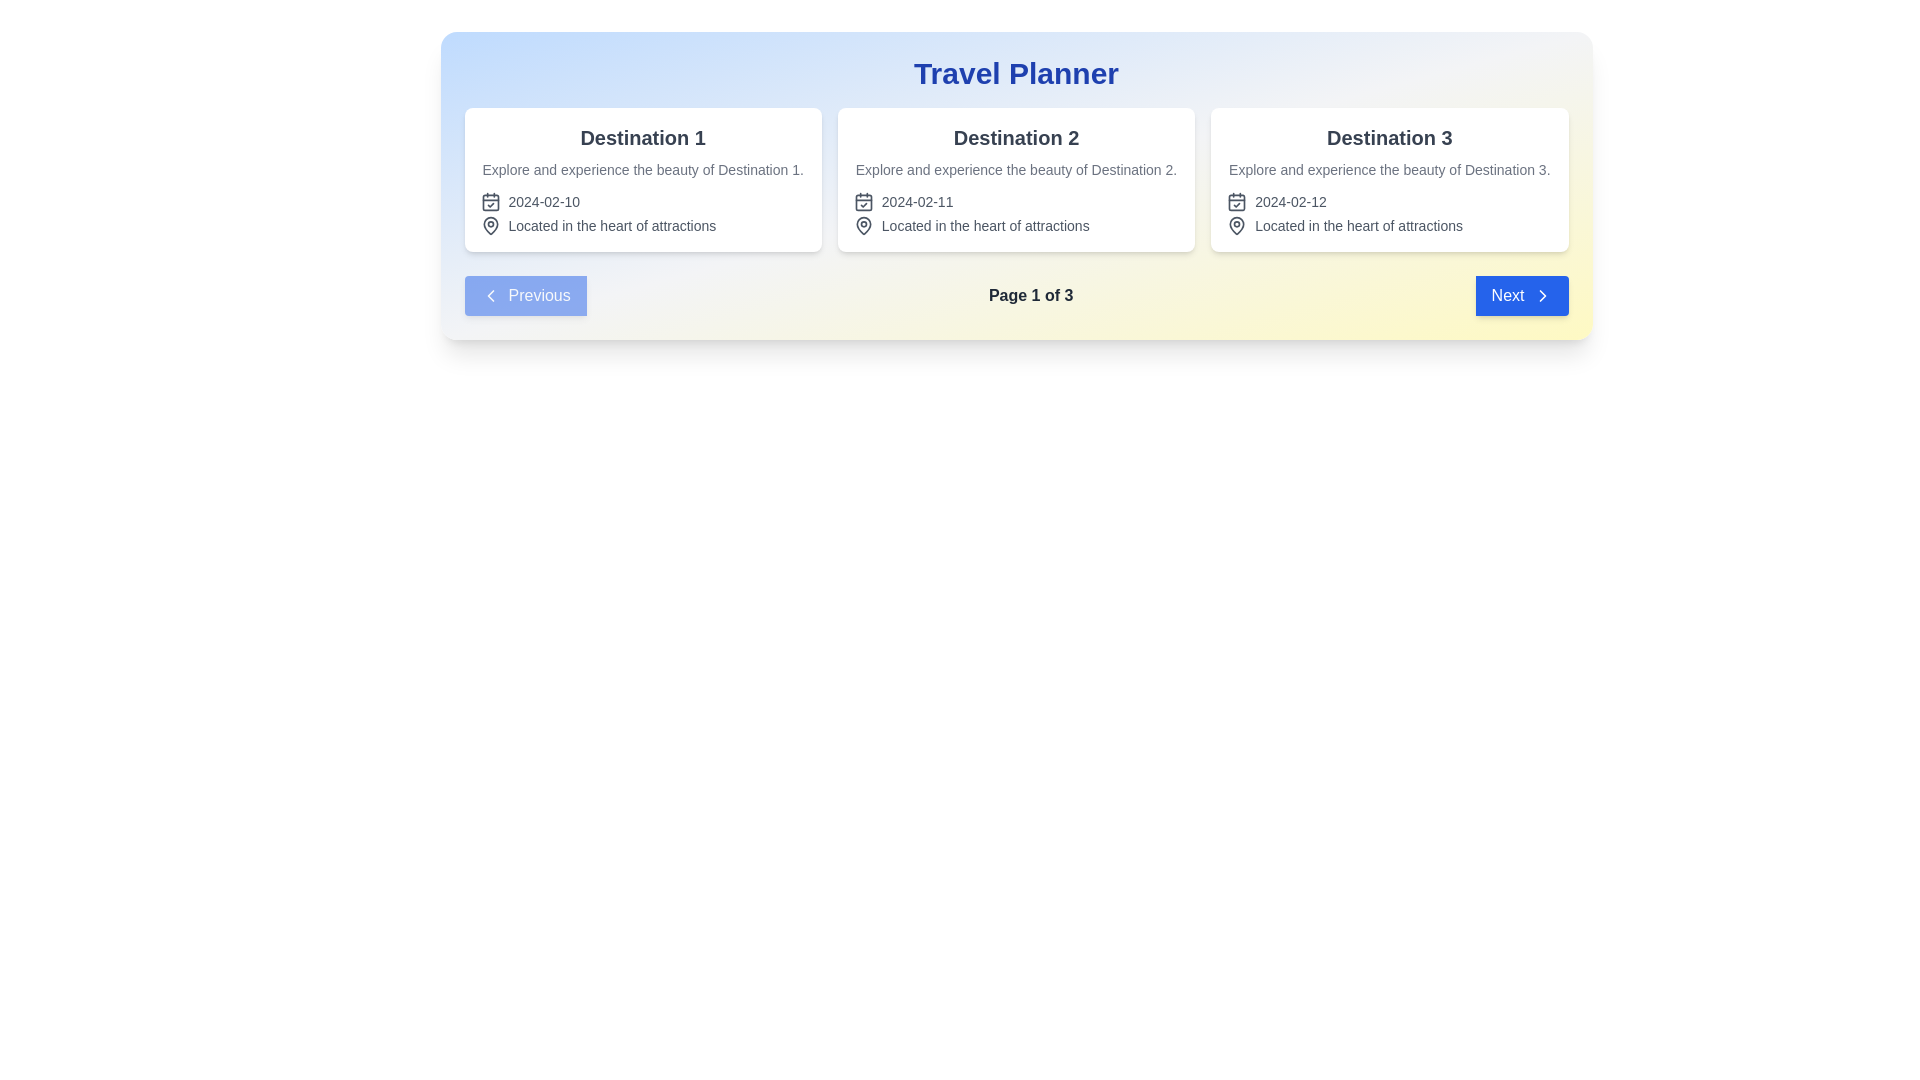 The image size is (1920, 1080). I want to click on the Chevron Right Symbol icon located on the blue 'Next' button in the bottom-right corner, so click(1541, 296).